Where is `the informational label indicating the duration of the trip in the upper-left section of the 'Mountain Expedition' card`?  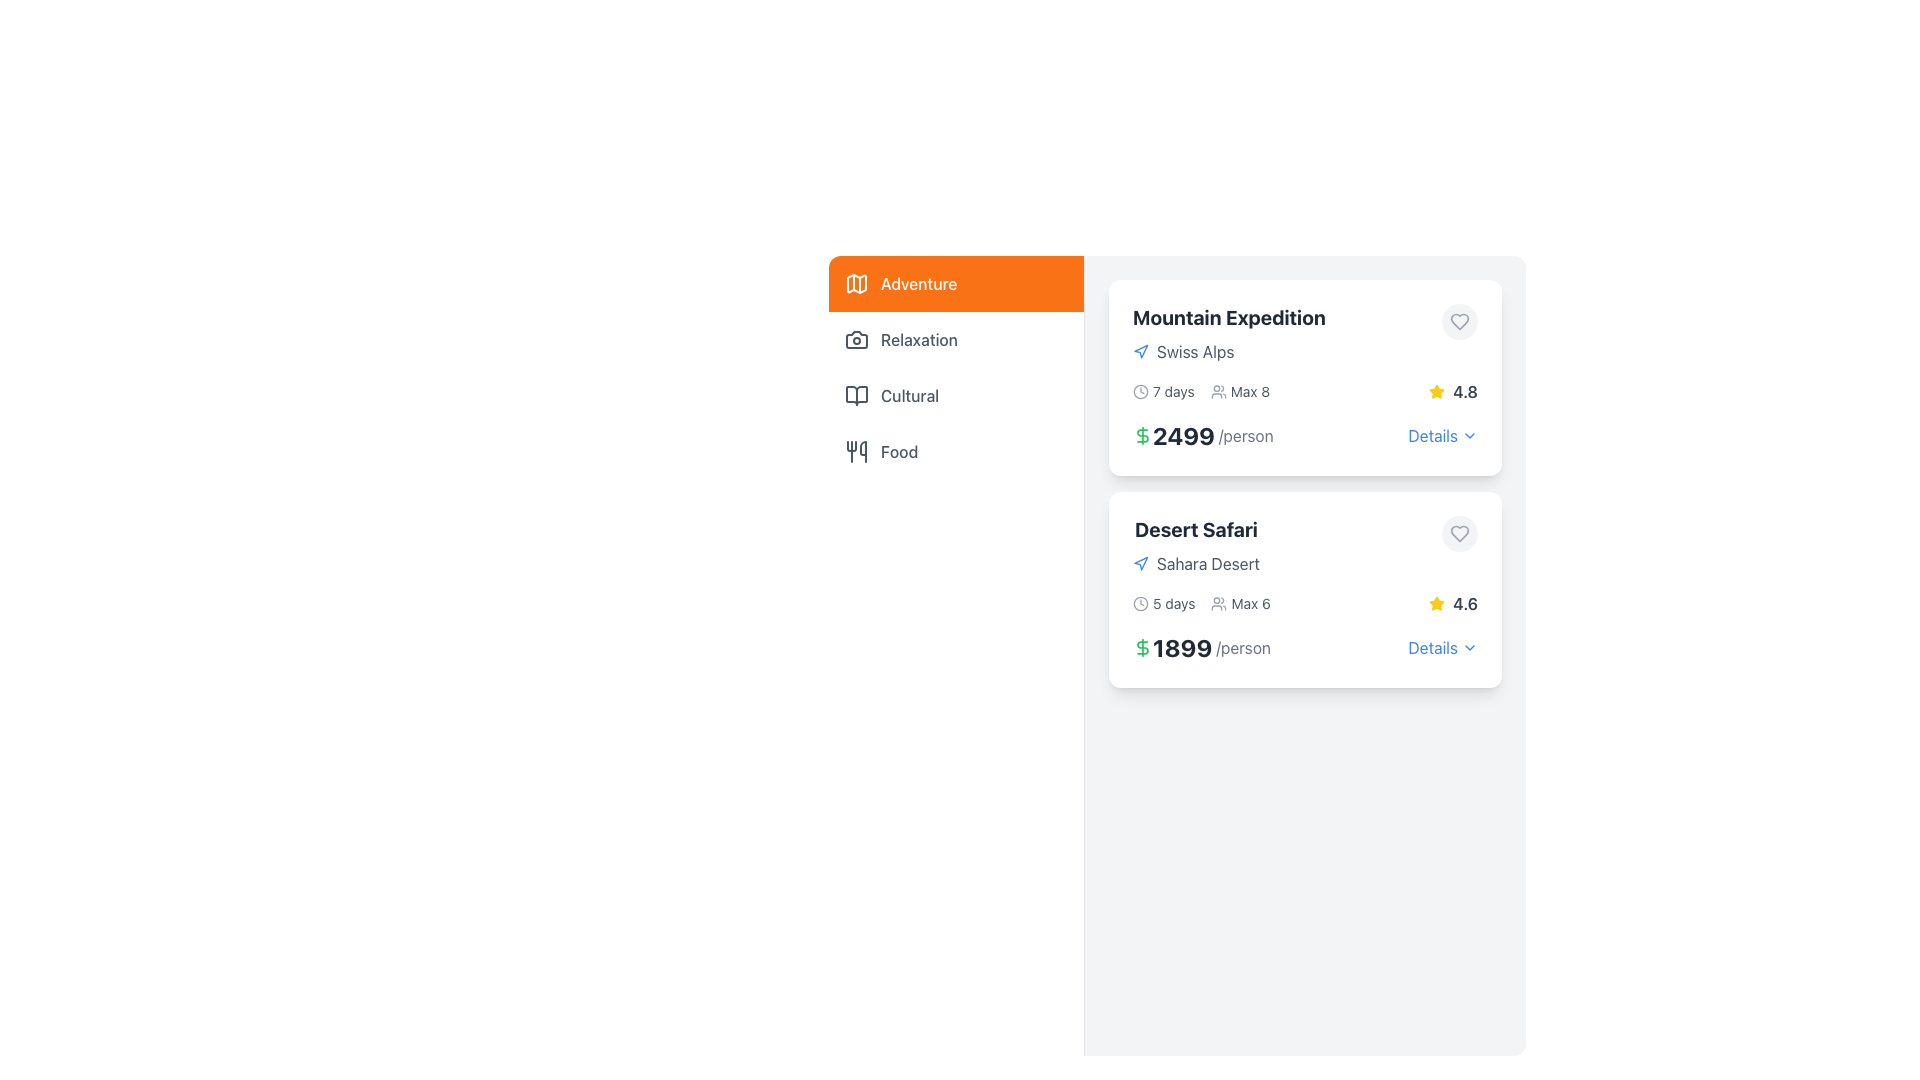 the informational label indicating the duration of the trip in the upper-left section of the 'Mountain Expedition' card is located at coordinates (1163, 392).